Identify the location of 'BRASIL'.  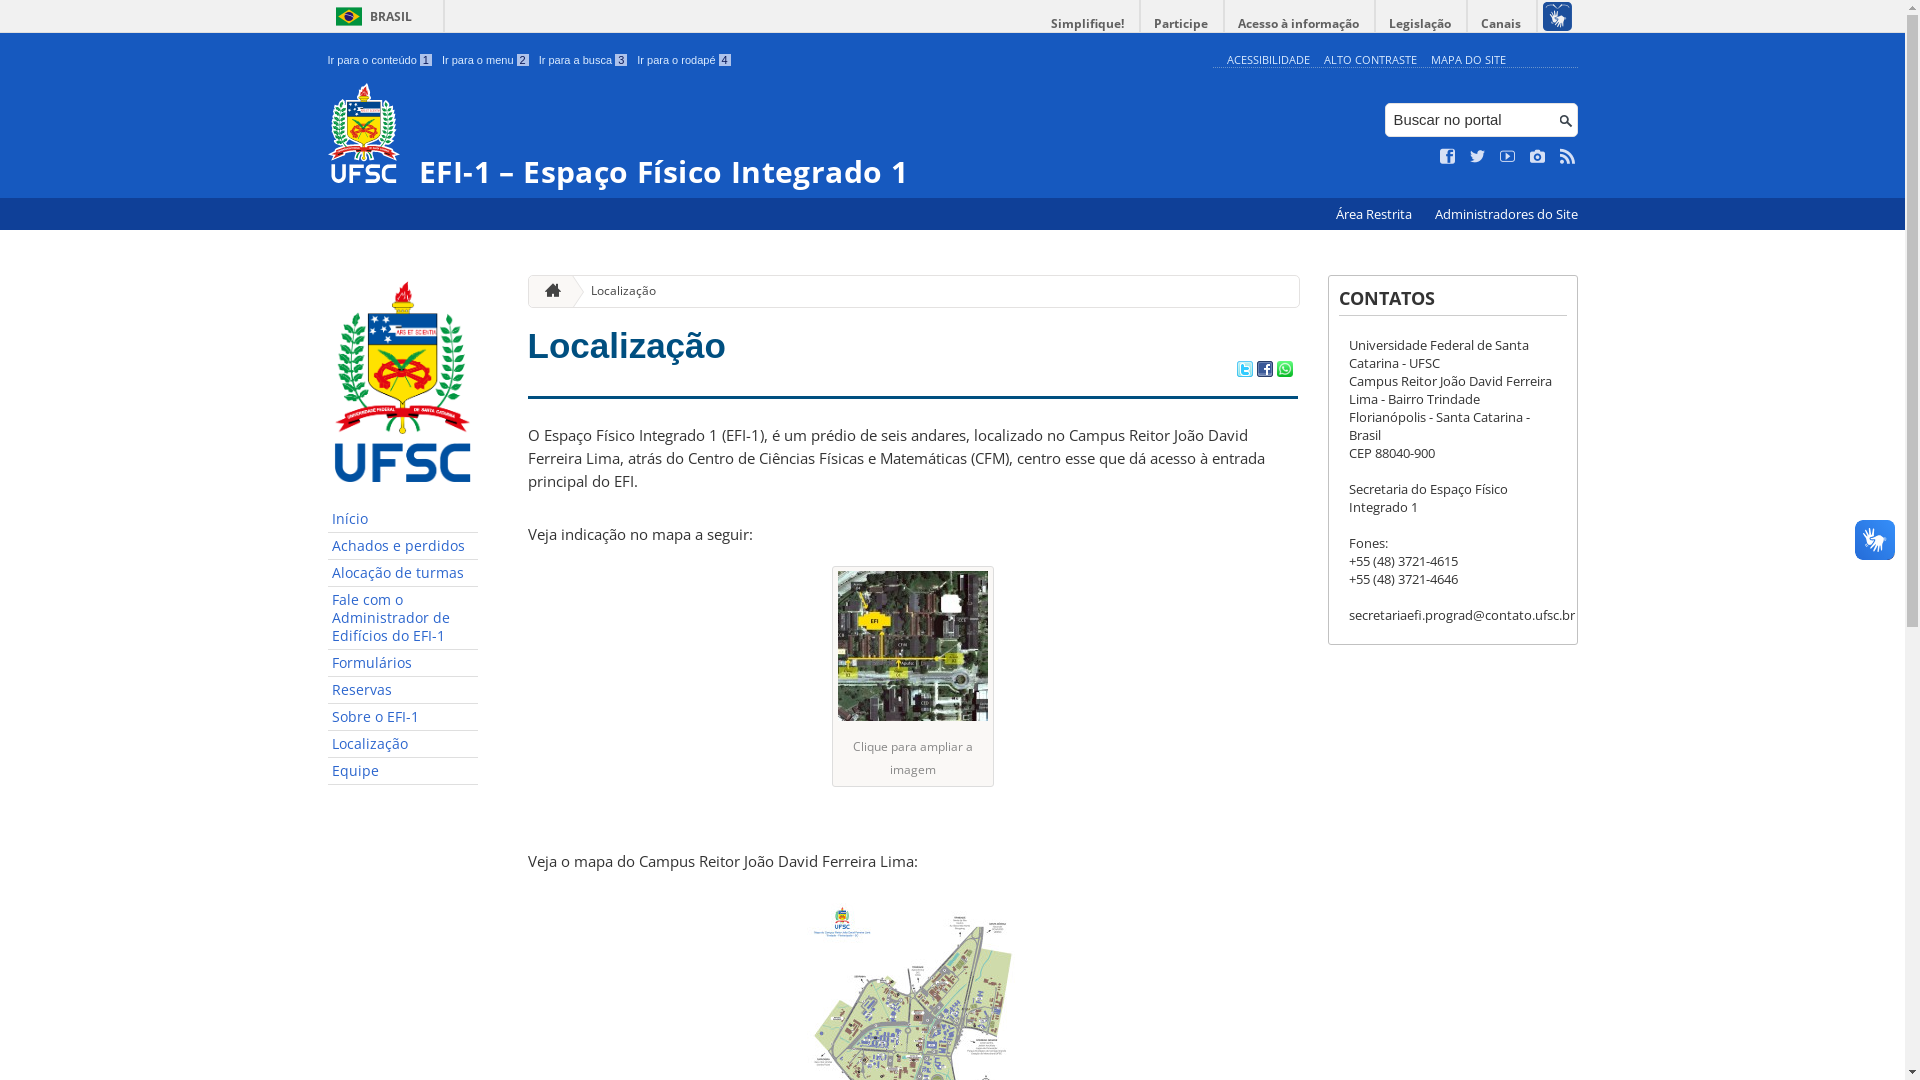
(370, 16).